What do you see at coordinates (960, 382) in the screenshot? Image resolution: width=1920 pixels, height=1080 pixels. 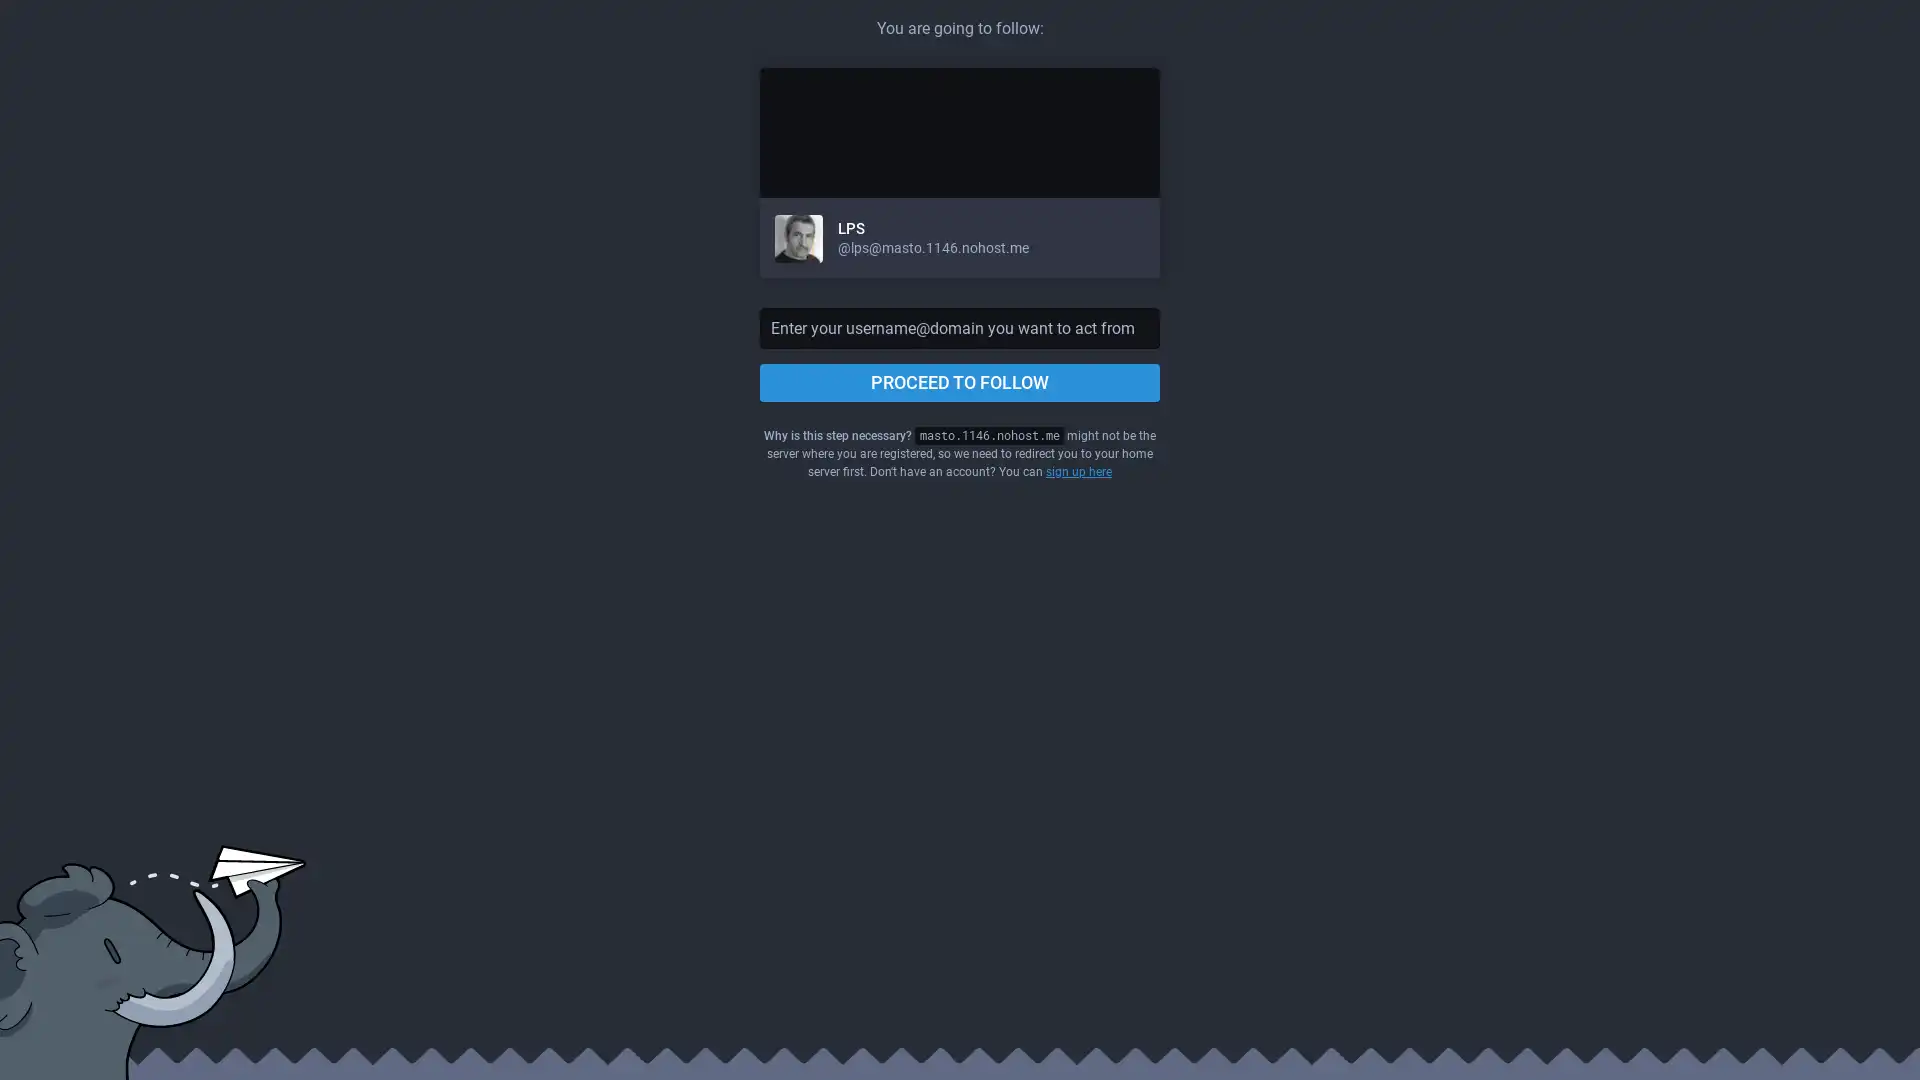 I see `PROCEED TO FOLLOW` at bounding box center [960, 382].